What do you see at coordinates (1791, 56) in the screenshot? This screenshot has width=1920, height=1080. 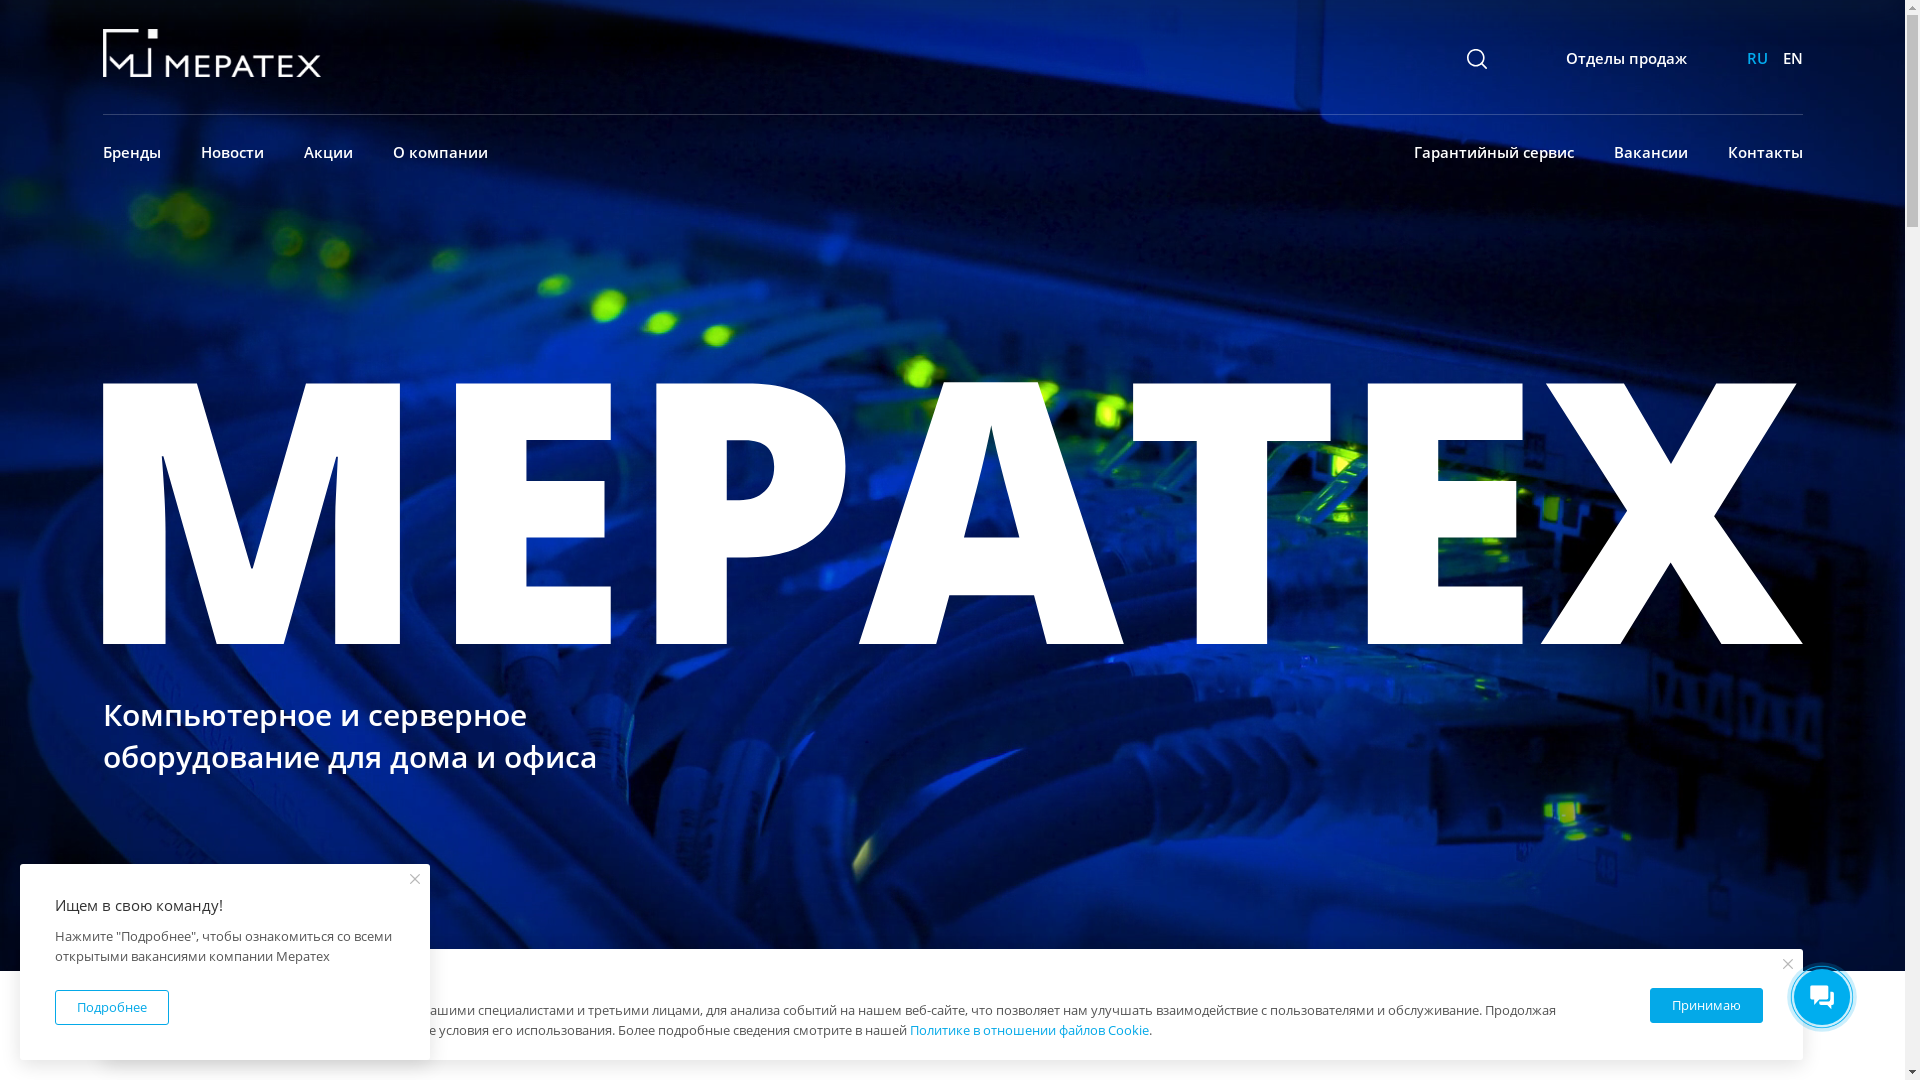 I see `'EN'` at bounding box center [1791, 56].